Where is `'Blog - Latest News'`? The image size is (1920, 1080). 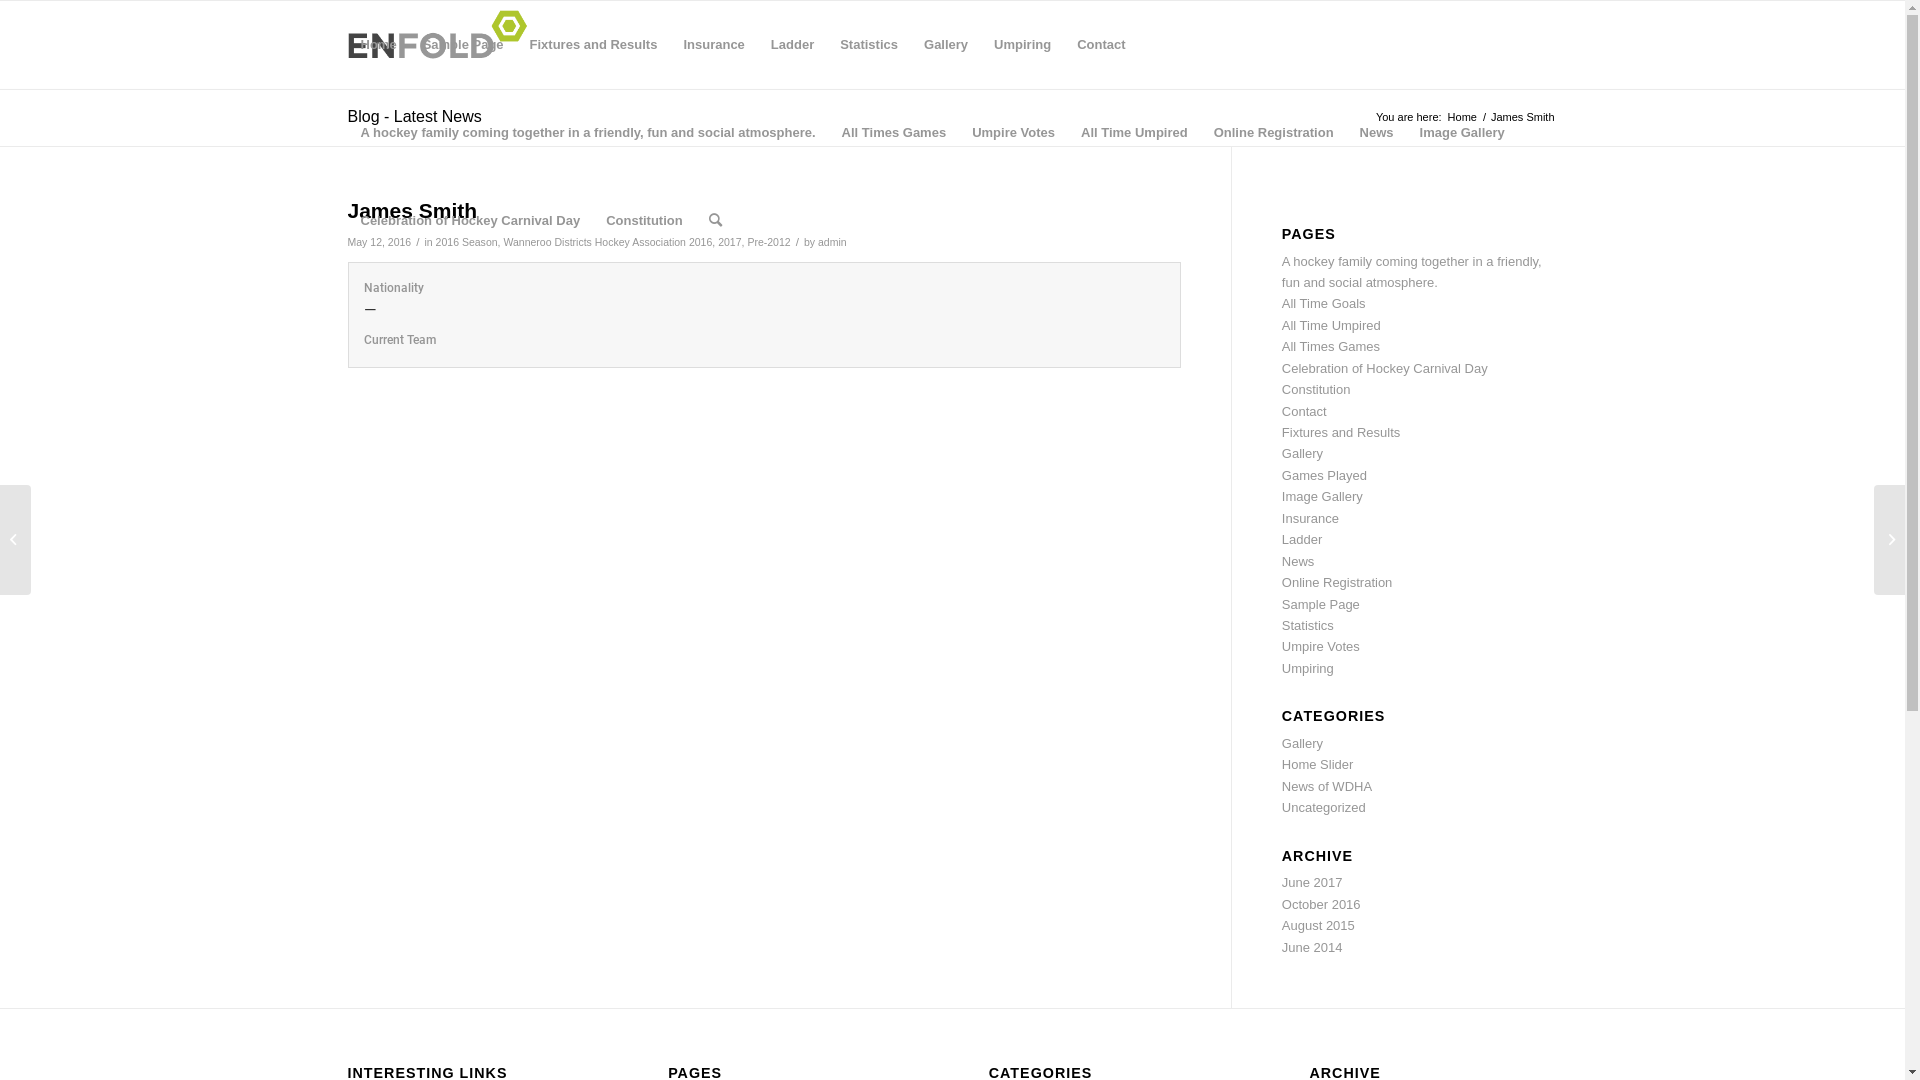
'Blog - Latest News' is located at coordinates (413, 116).